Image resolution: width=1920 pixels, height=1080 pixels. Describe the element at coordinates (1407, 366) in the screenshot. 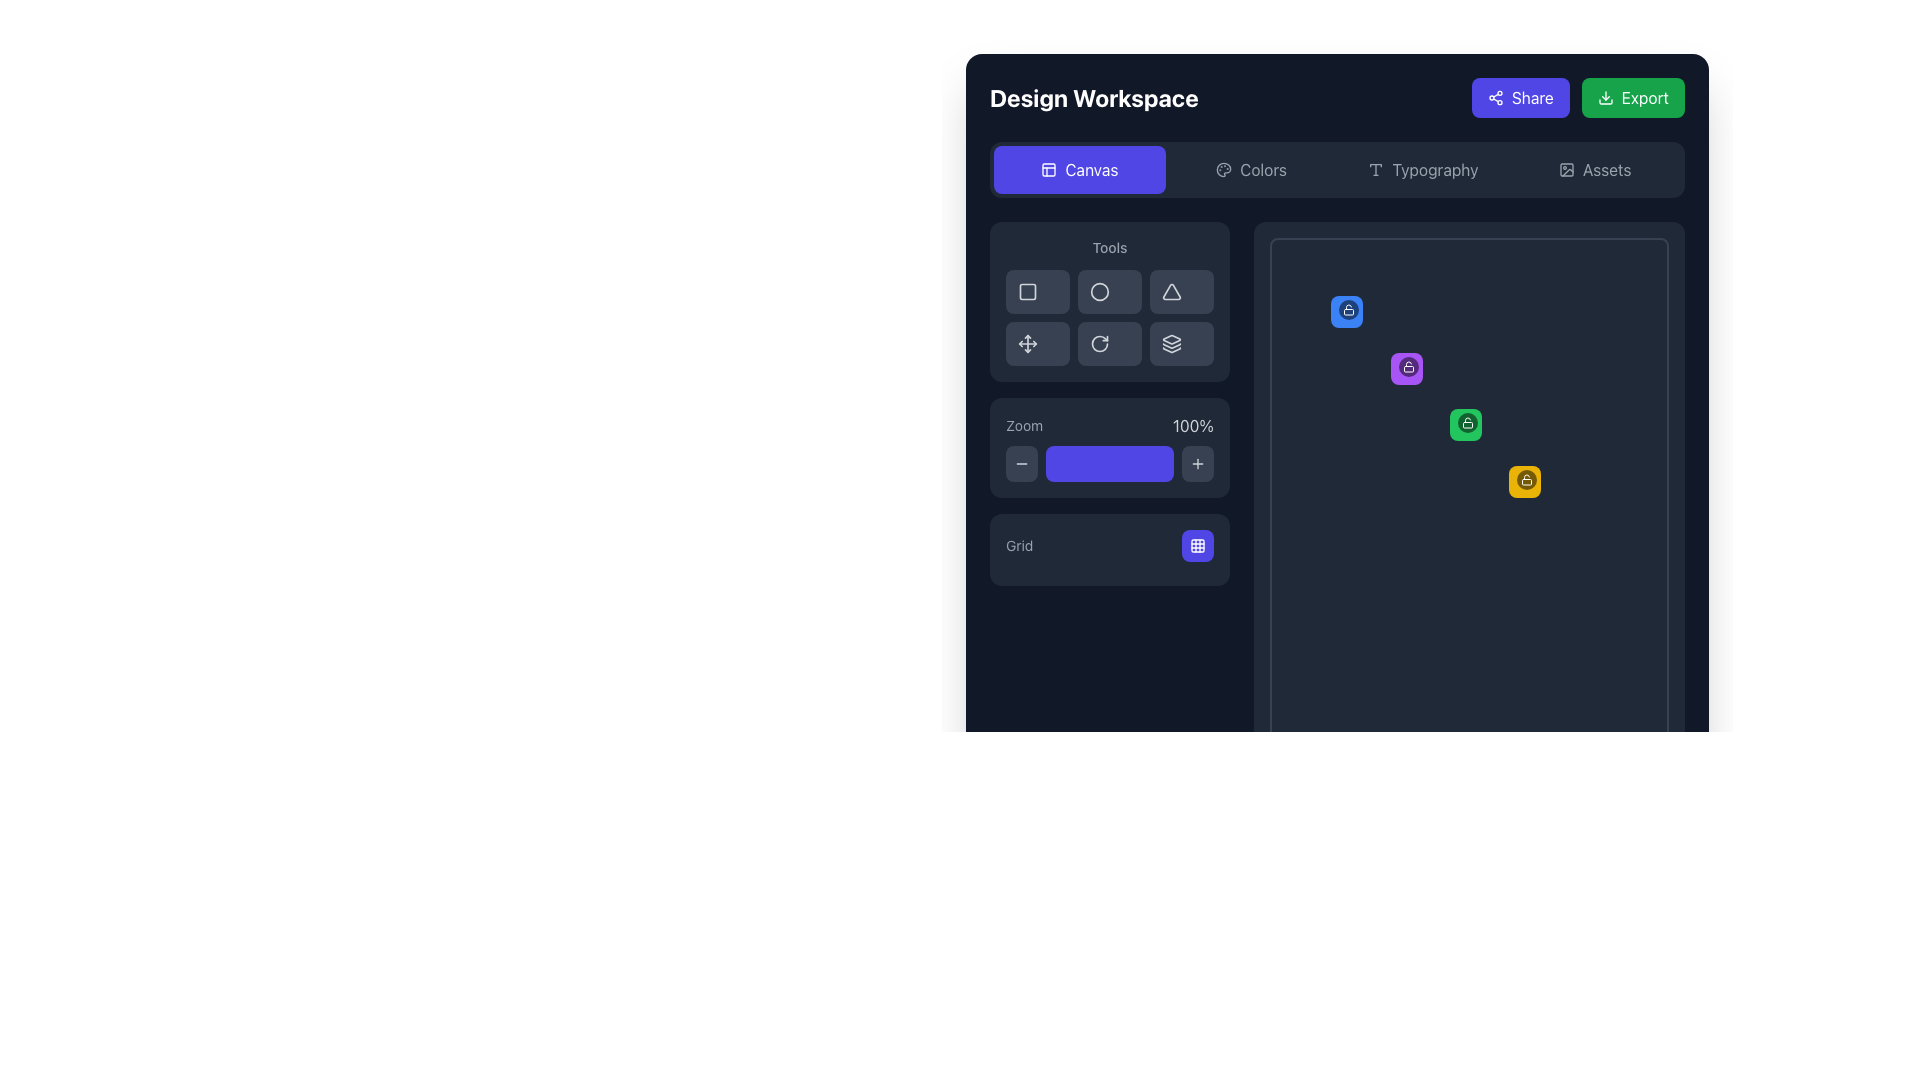

I see `the small circular button with a dark semi-transparent background and a white lock icon in the center to darken the background` at that location.